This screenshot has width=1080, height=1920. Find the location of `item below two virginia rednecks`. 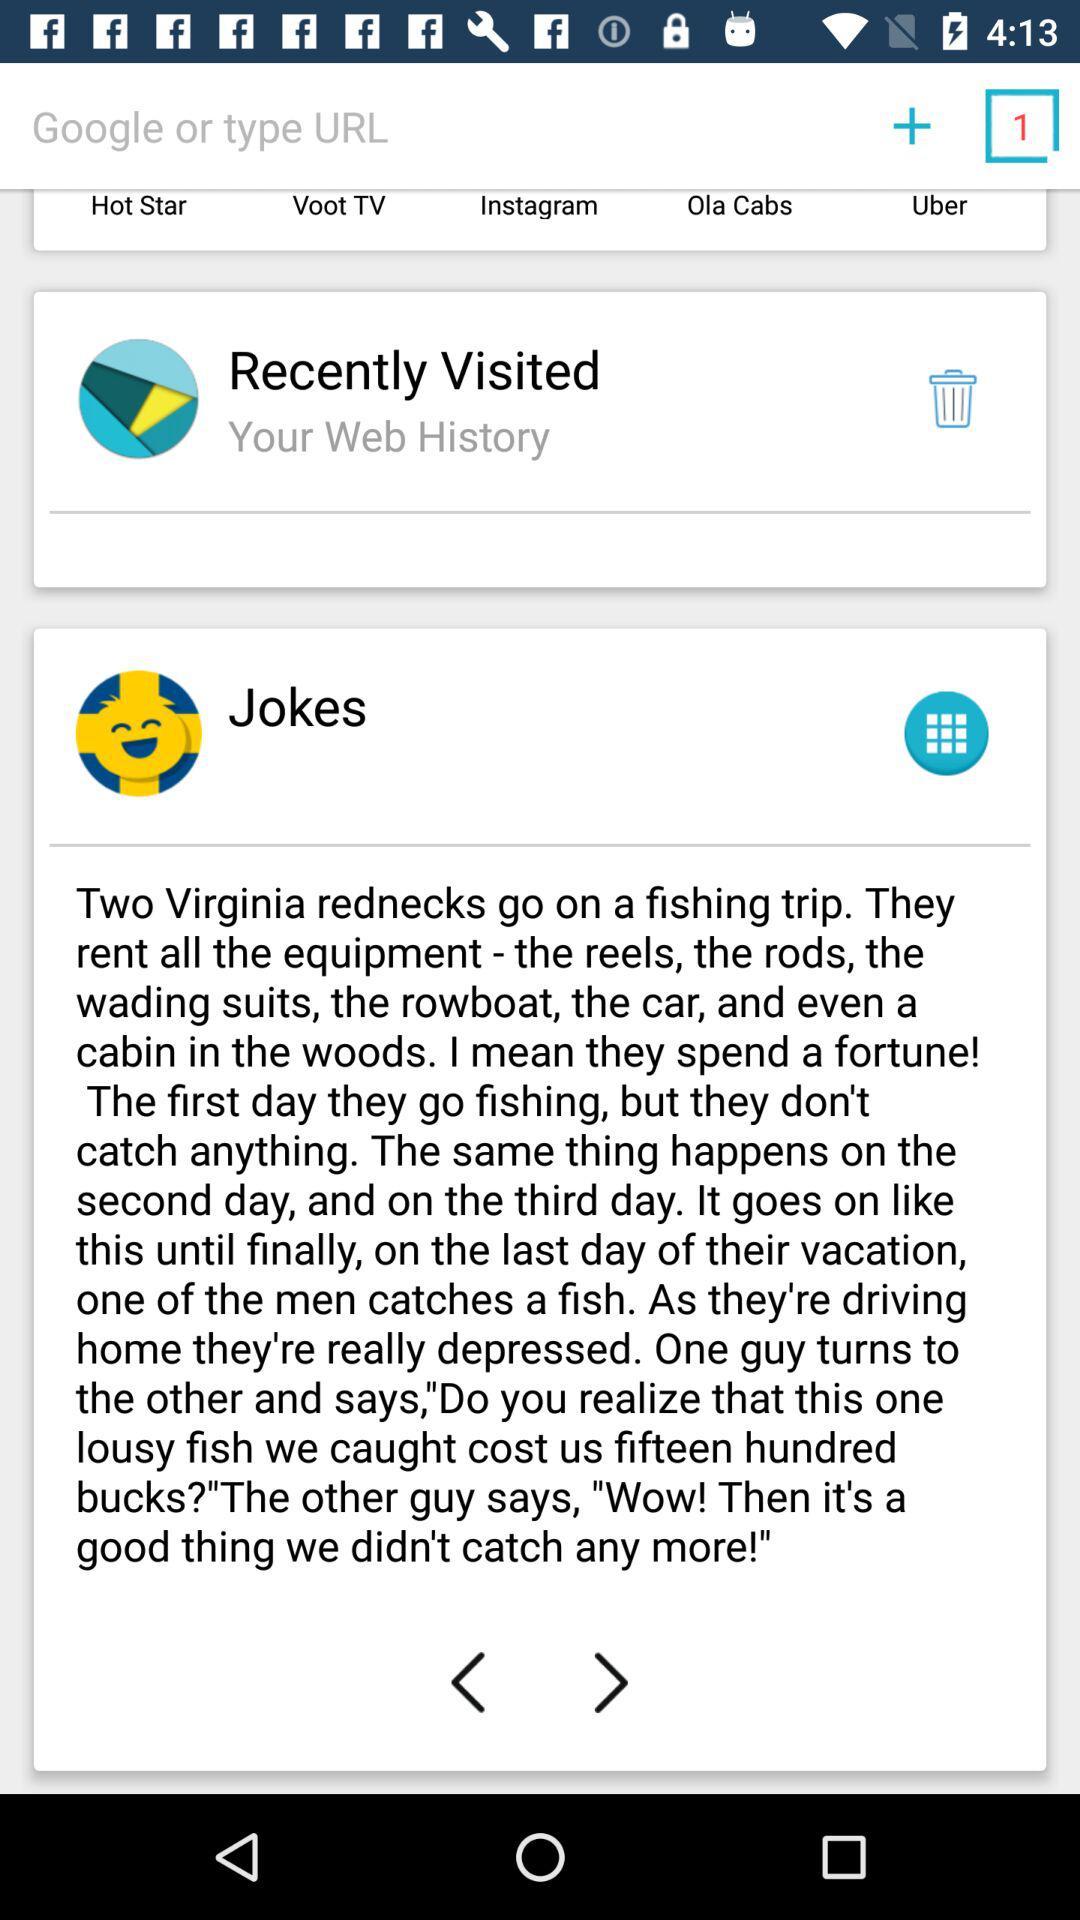

item below two virginia rednecks is located at coordinates (610, 1681).